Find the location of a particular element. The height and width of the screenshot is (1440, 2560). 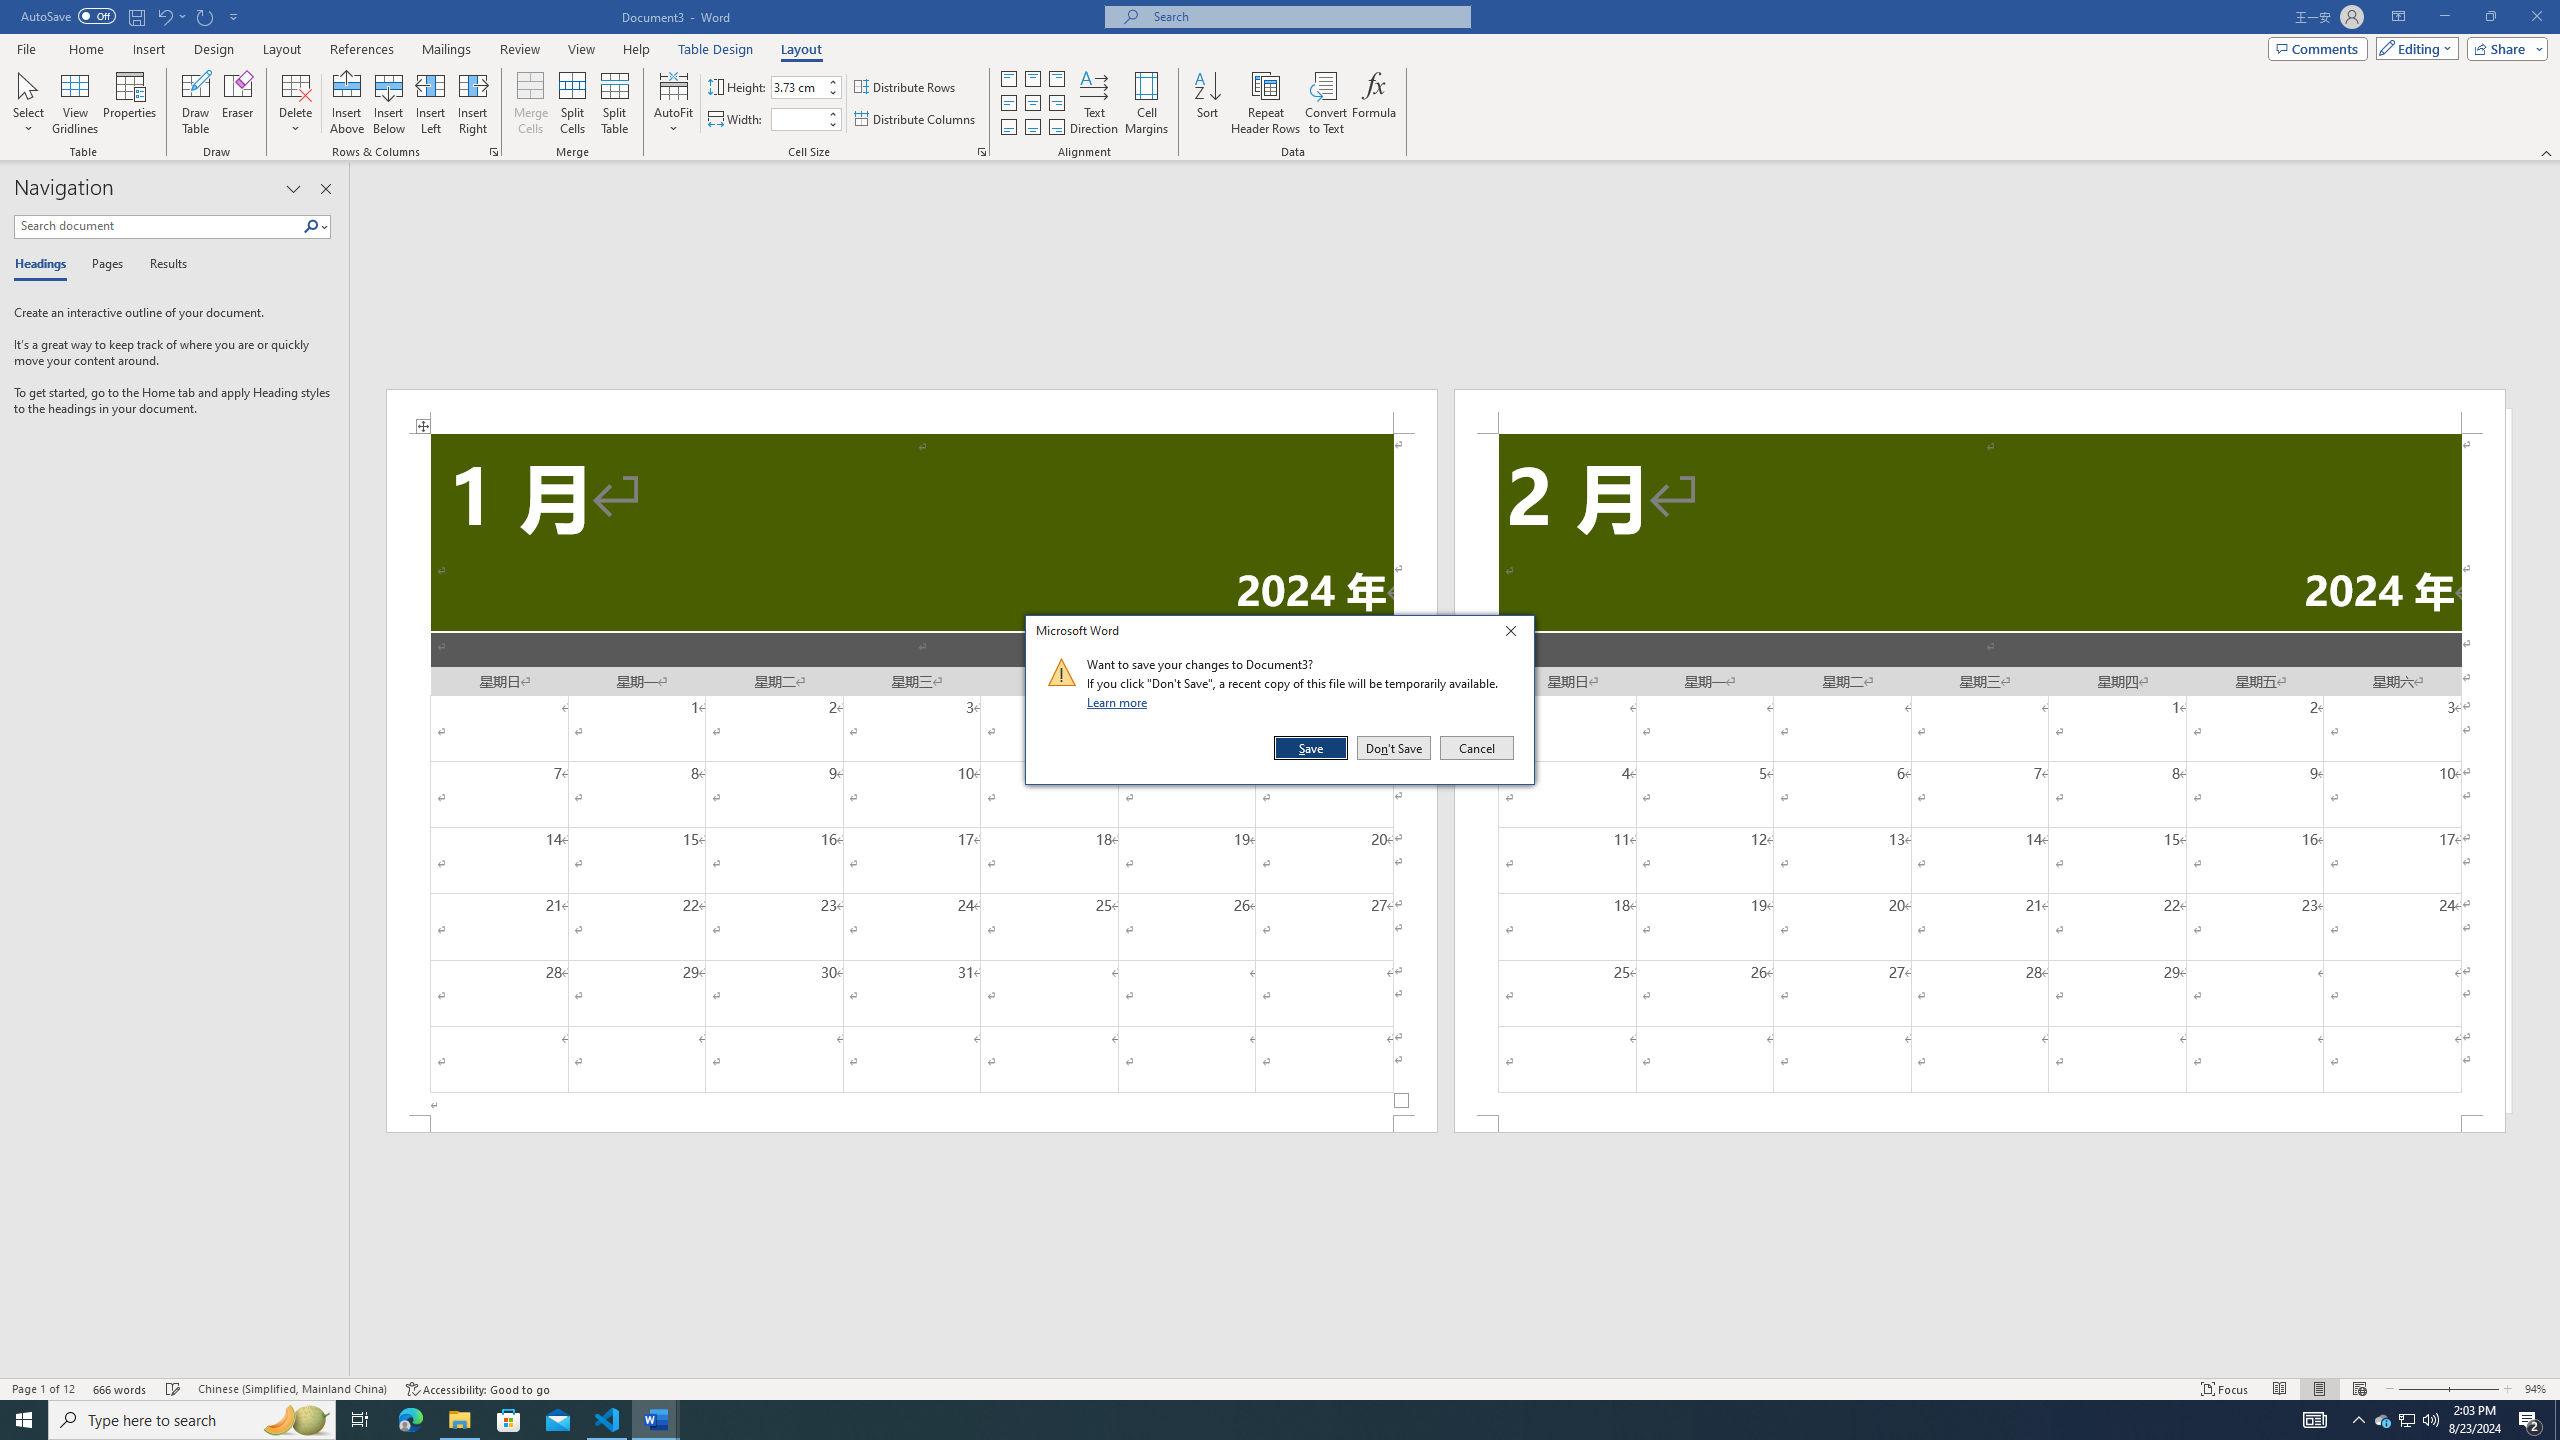

'Footer -Section 2-' is located at coordinates (1980, 1122).